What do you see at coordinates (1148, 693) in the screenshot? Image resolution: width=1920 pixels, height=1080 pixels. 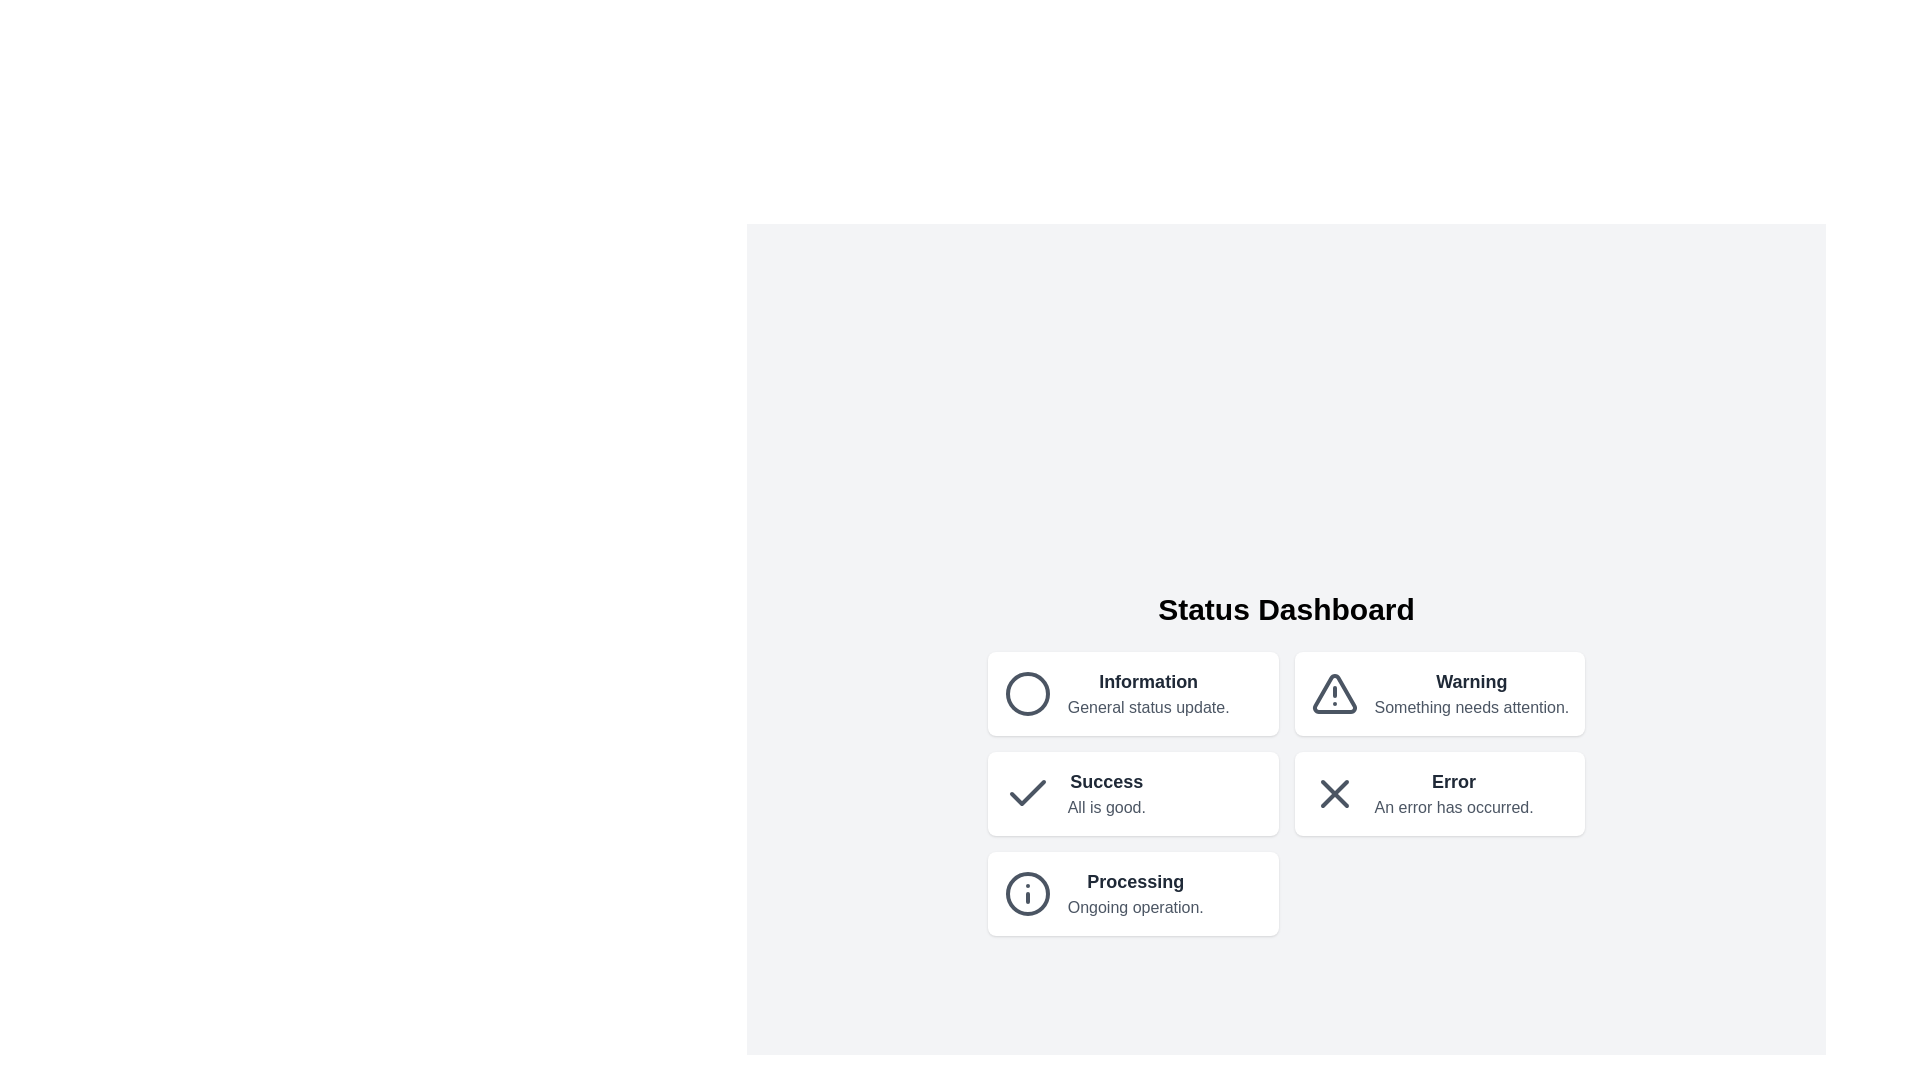 I see `the text labels that convey the 'General status update' message, located in the top-left section of the status dashboard, directly below the 'Status Dashboard' heading` at bounding box center [1148, 693].